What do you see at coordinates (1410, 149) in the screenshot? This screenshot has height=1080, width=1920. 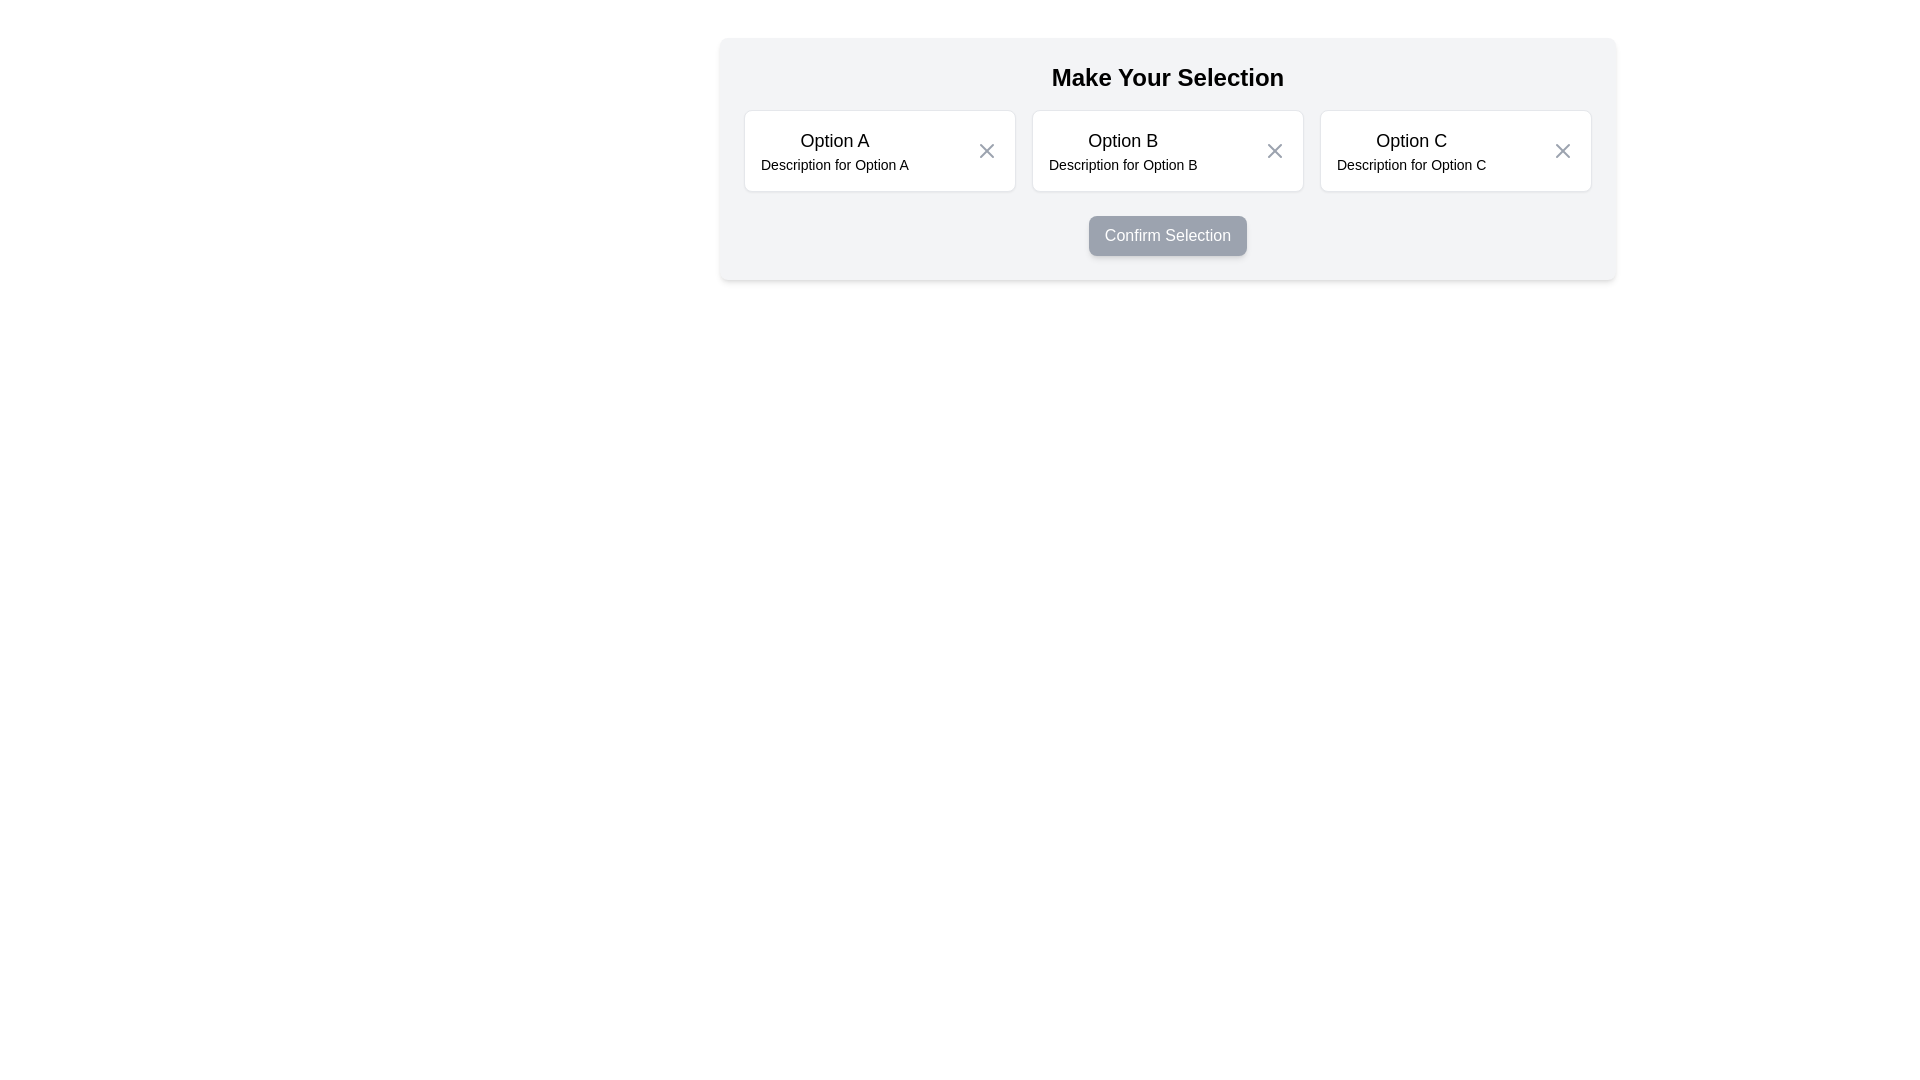 I see `the selectable card titled 'Option C' which is the third option in a horizontal row of selectable cards under the section 'Make Your Selection'` at bounding box center [1410, 149].